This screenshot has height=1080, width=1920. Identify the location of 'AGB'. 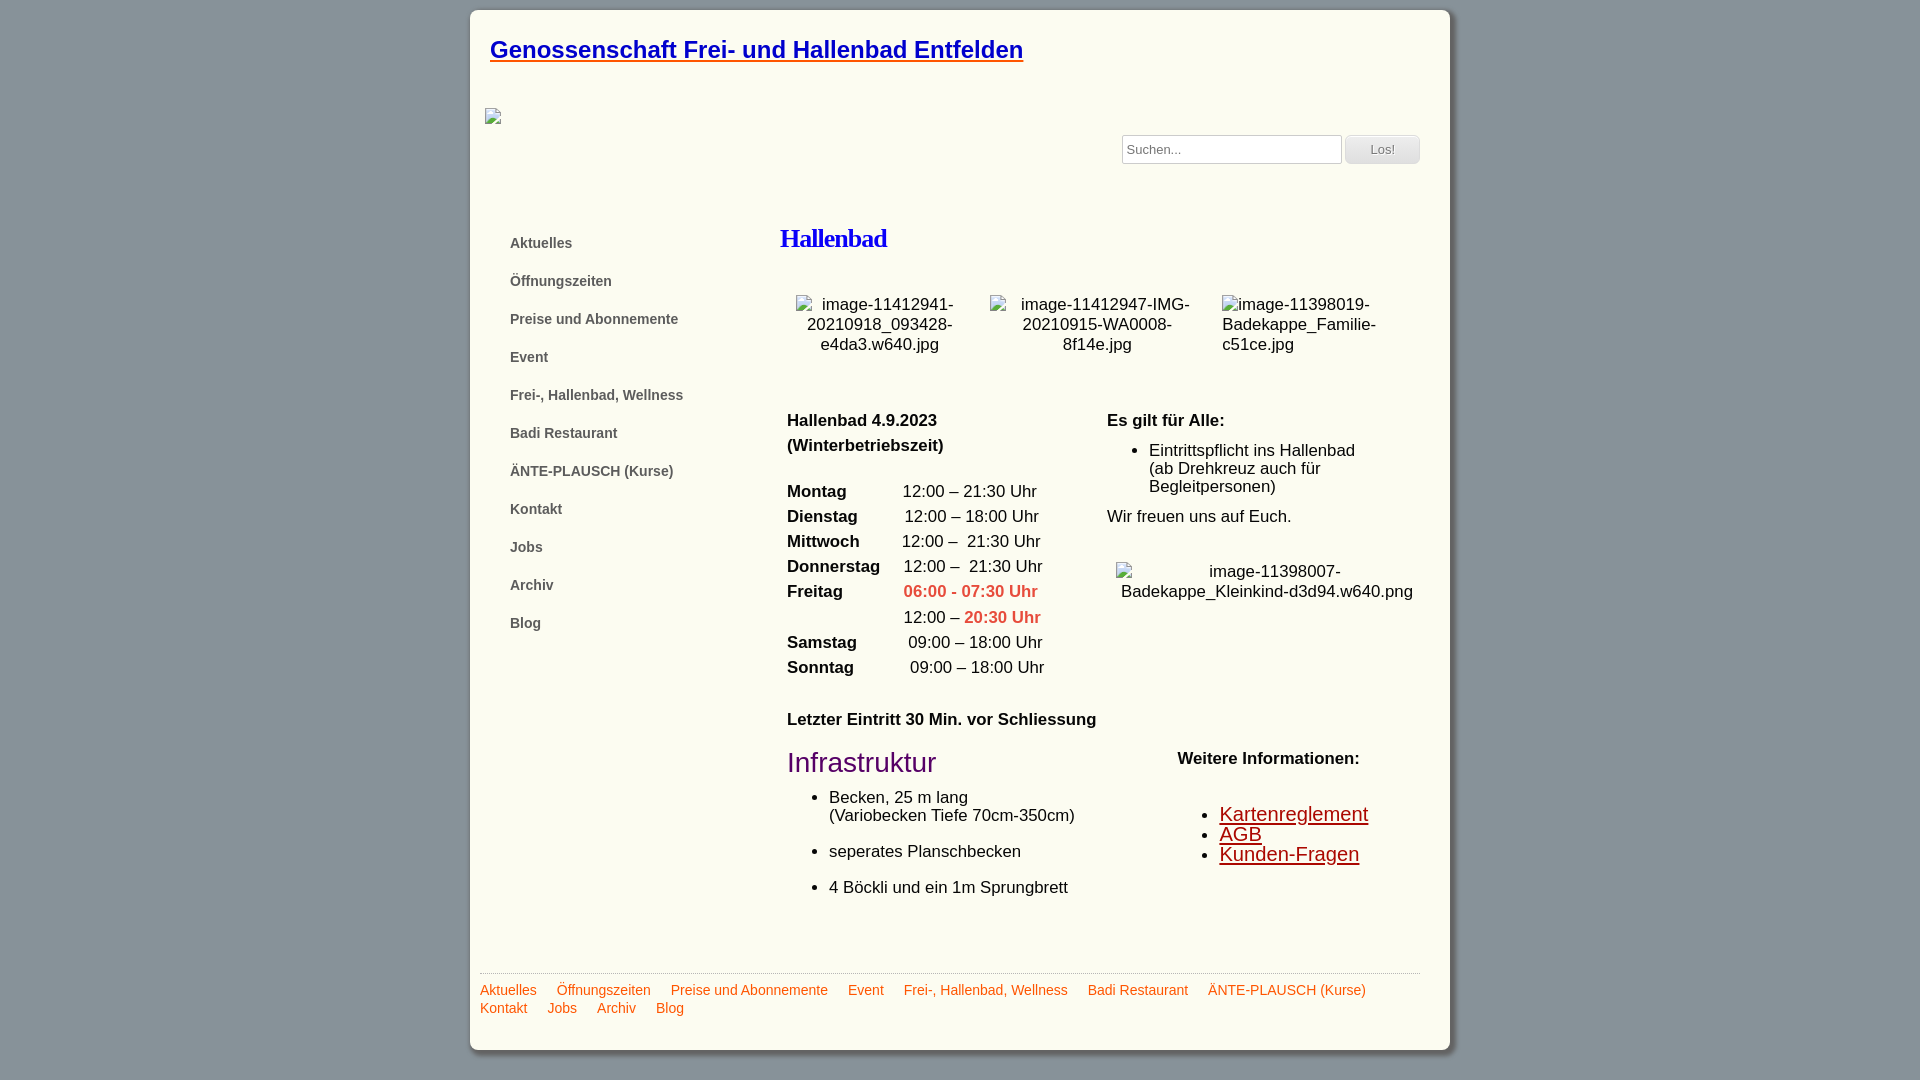
(1239, 833).